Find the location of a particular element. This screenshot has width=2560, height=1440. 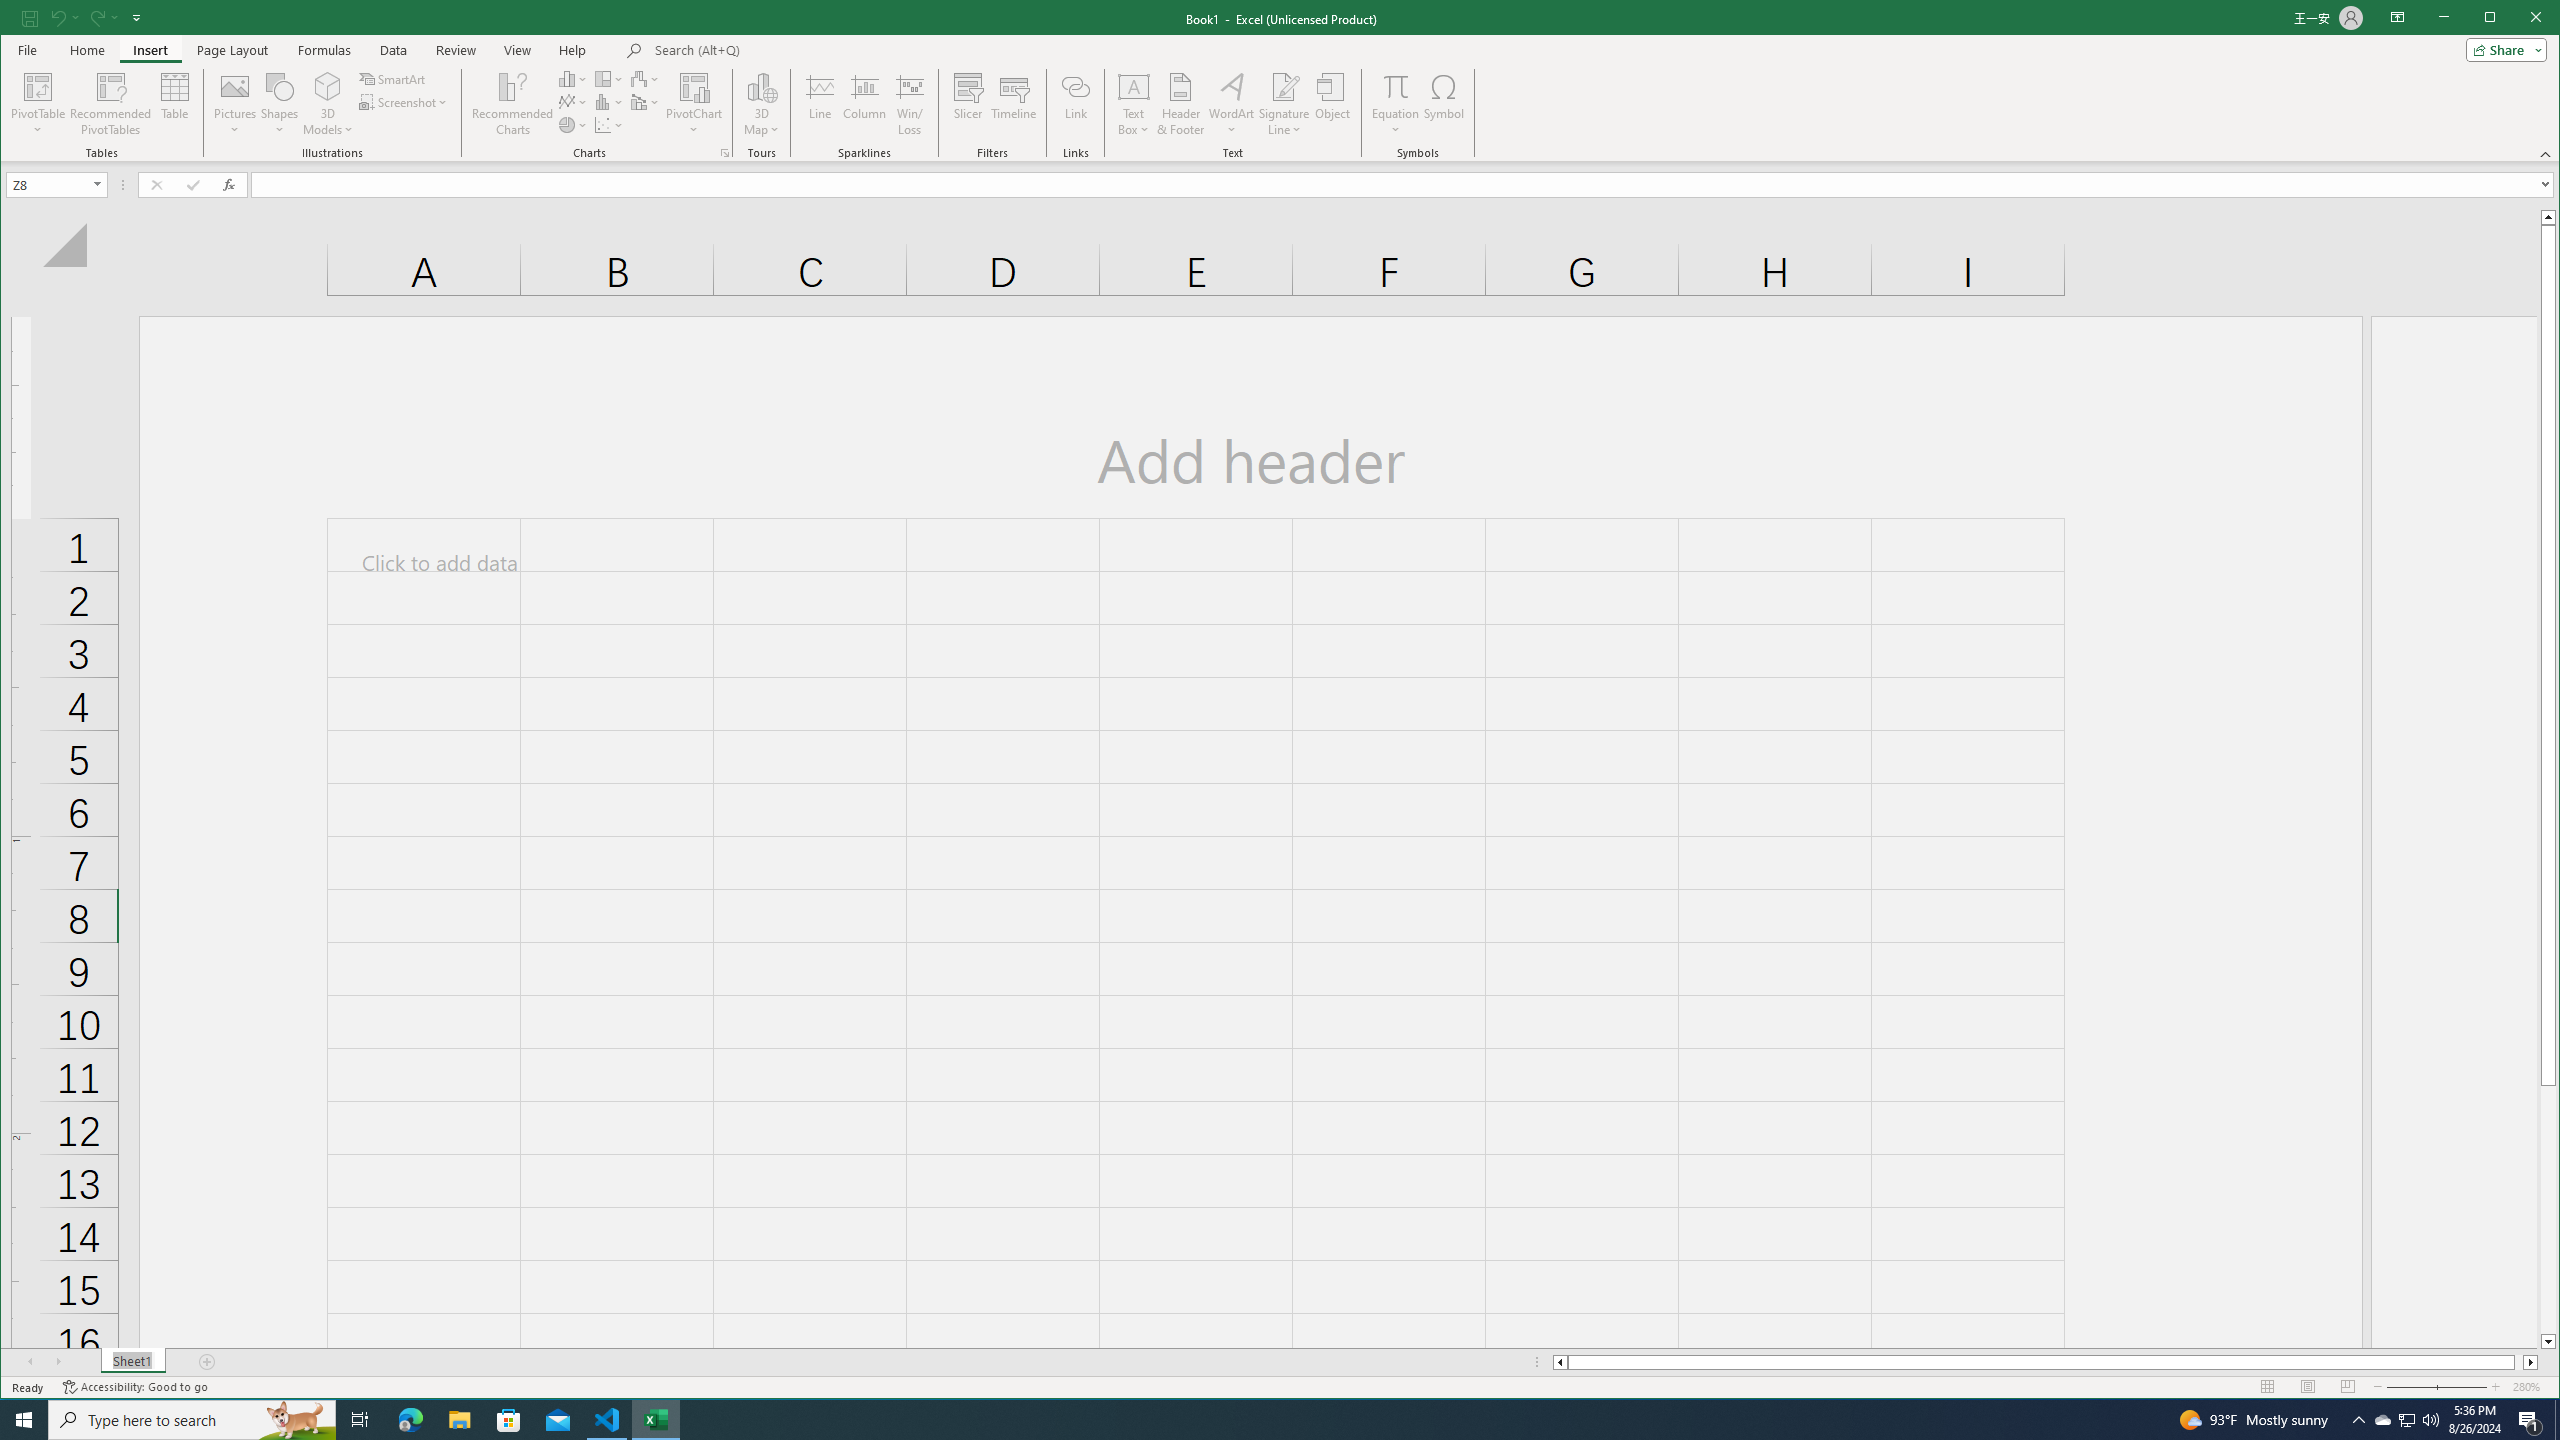

'Maximize' is located at coordinates (2519, 19).